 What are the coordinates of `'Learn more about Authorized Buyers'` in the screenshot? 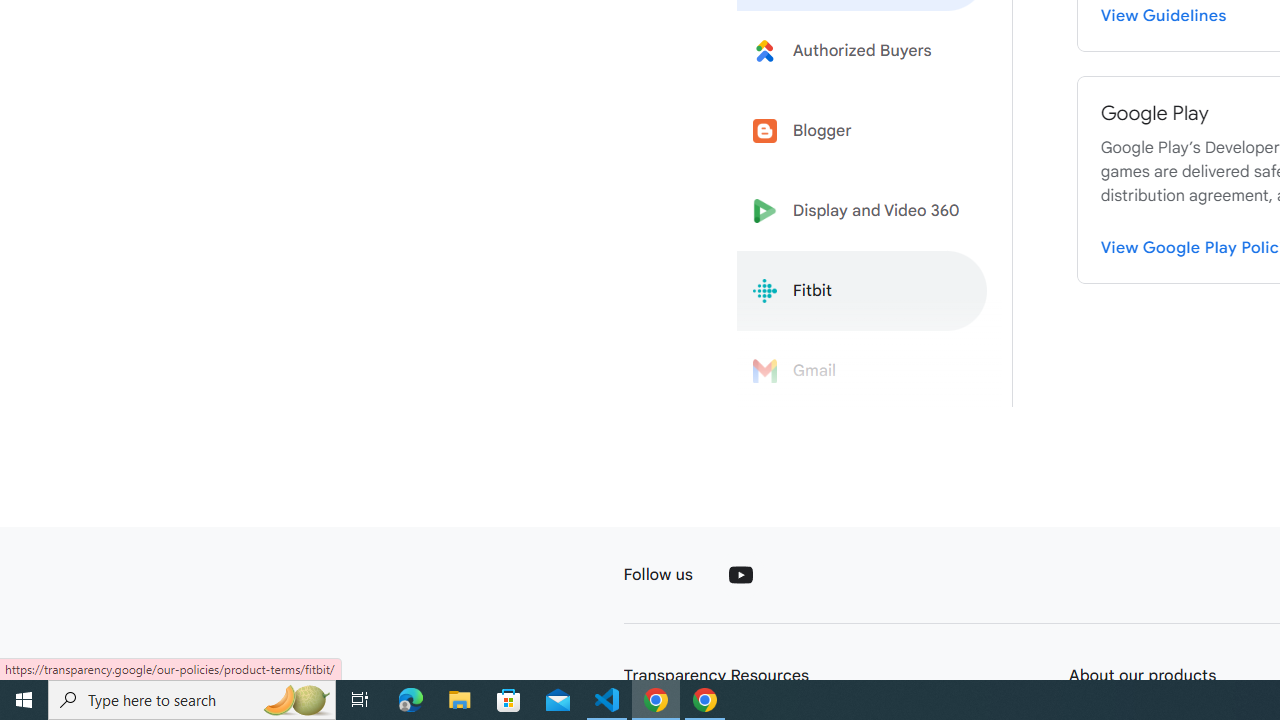 It's located at (862, 49).